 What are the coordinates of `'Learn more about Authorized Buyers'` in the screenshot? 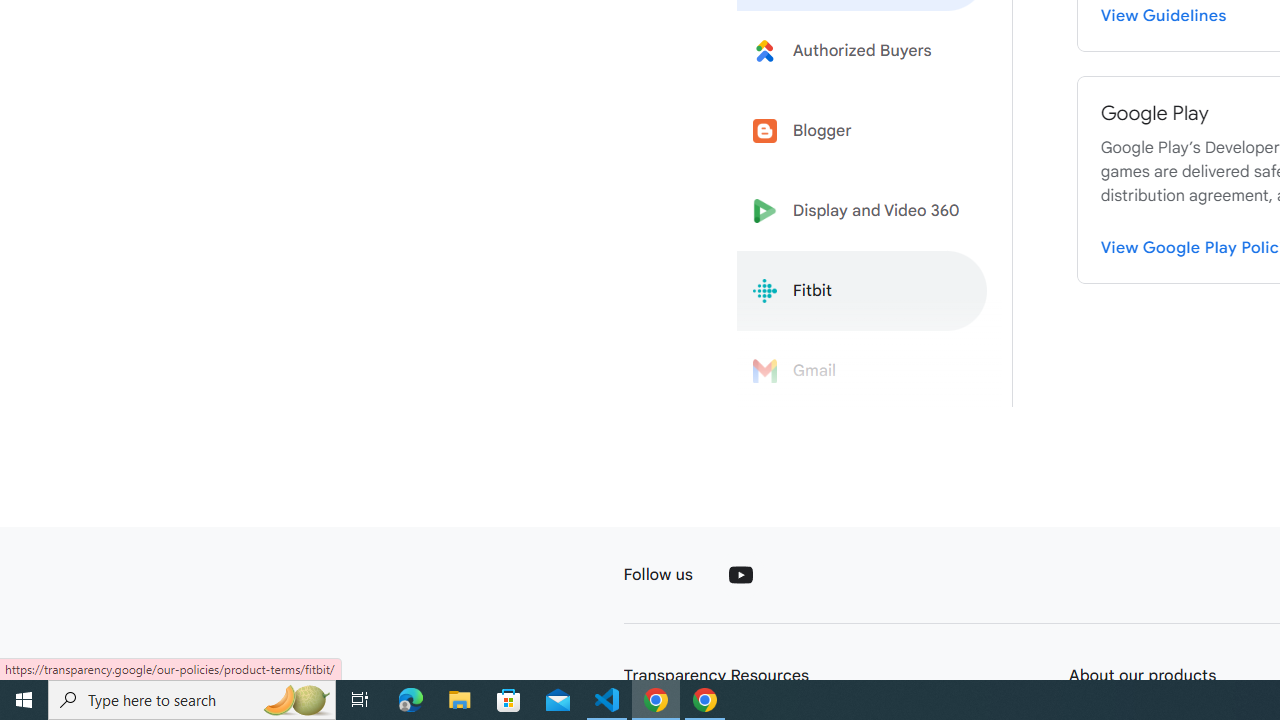 It's located at (862, 49).